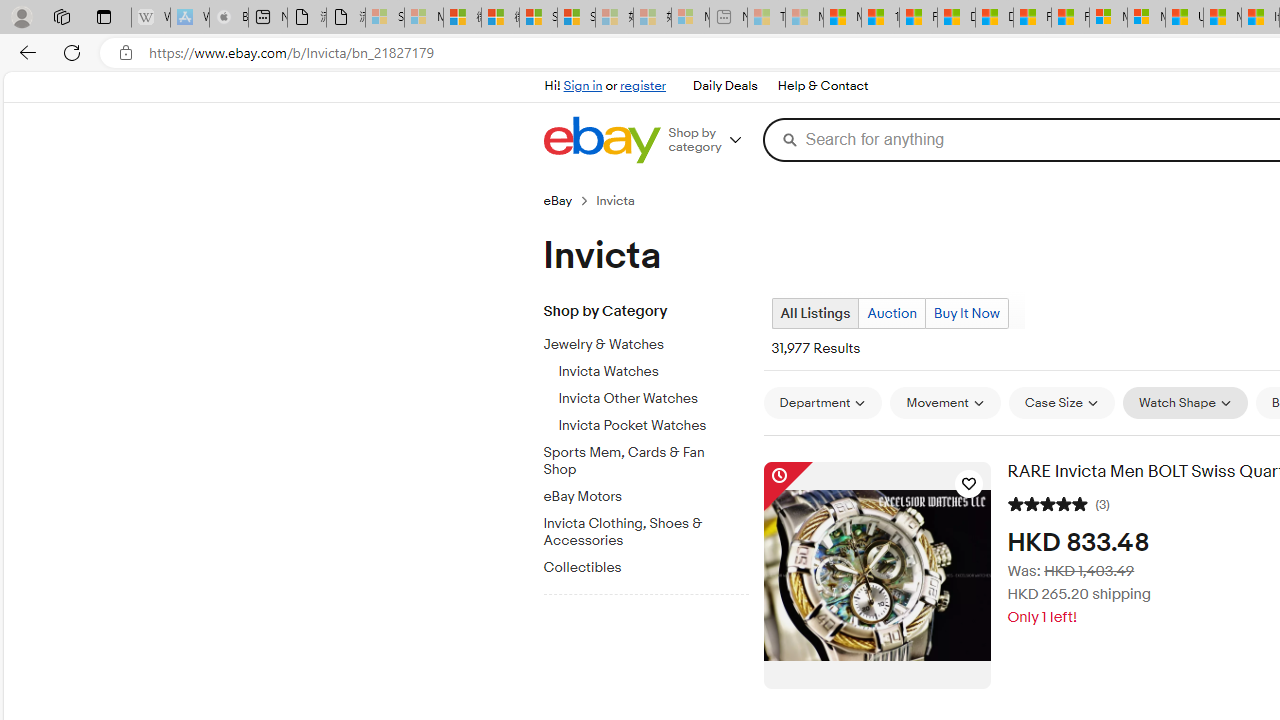 The height and width of the screenshot is (720, 1280). What do you see at coordinates (690, 17) in the screenshot?
I see `'Microsoft account | Account Checkup - Sleeping'` at bounding box center [690, 17].